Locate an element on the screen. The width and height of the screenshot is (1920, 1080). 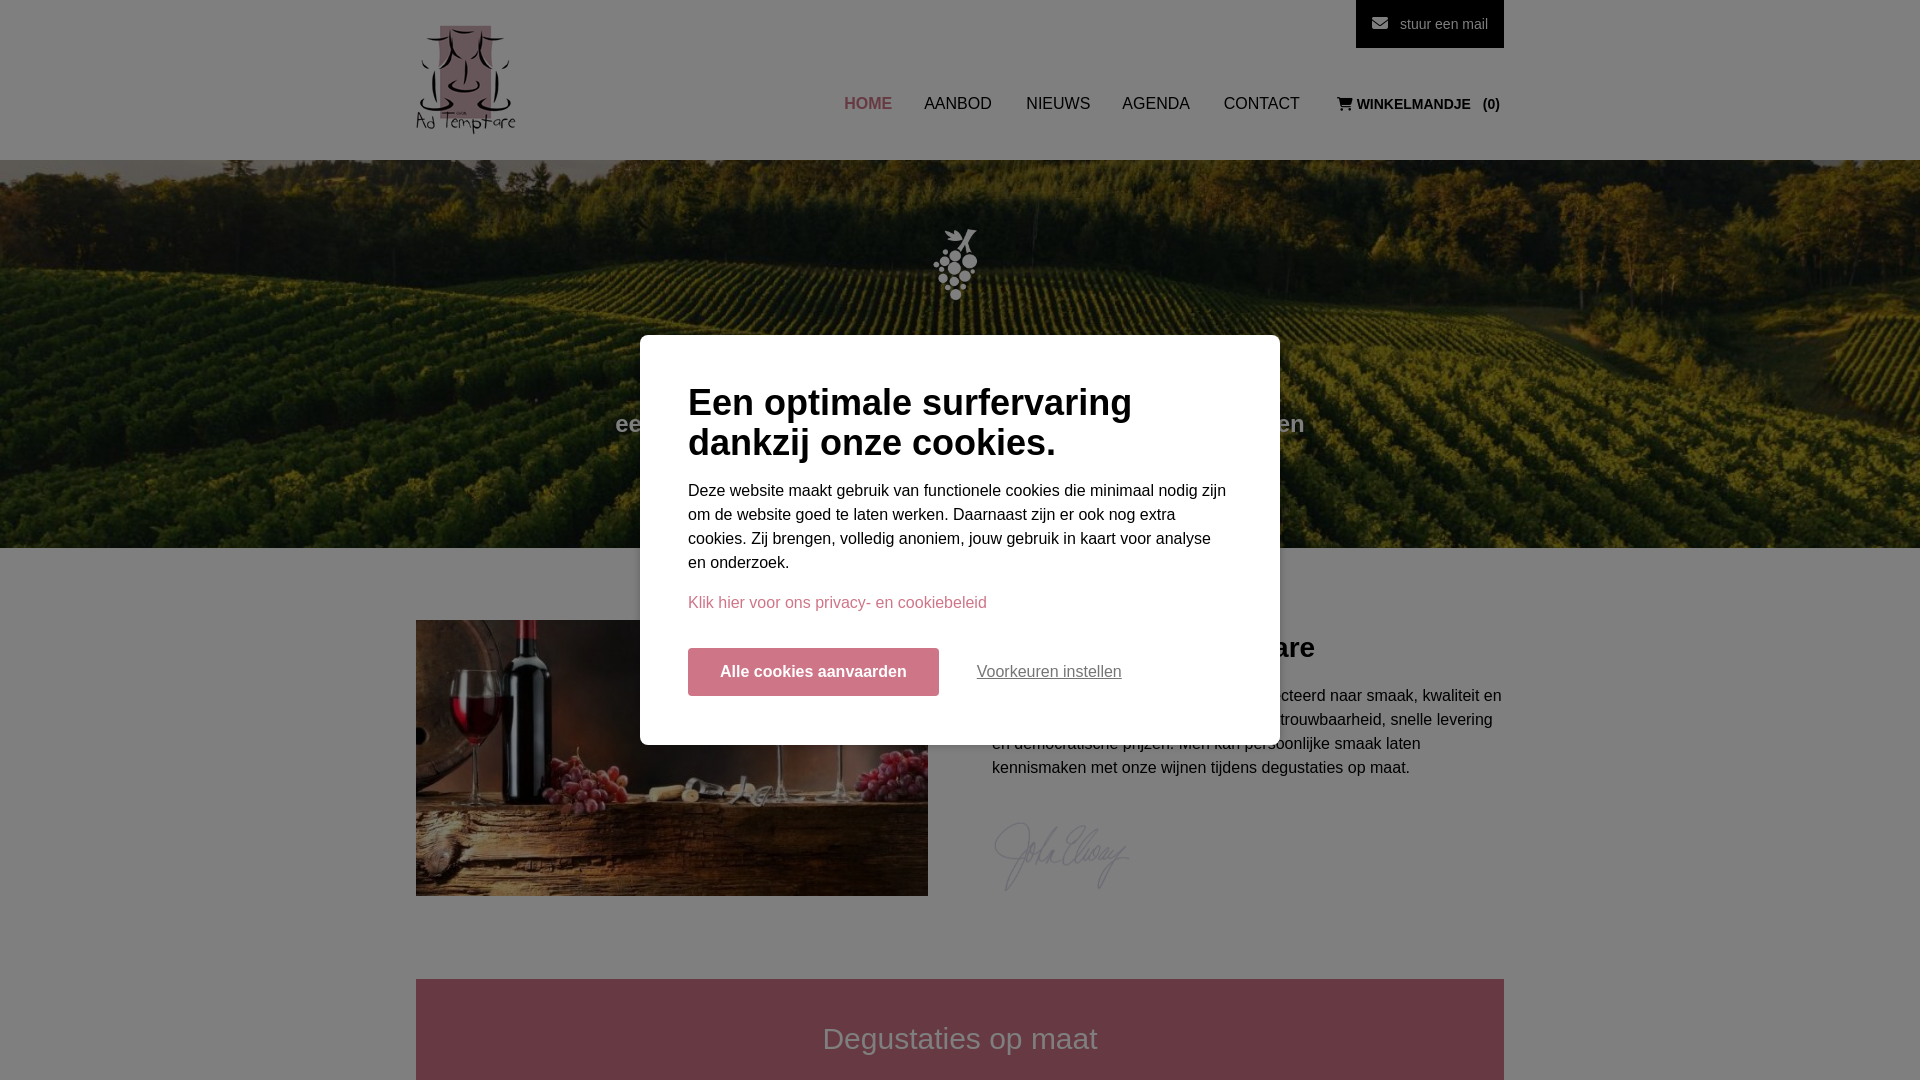
'Ontdek ons aanbod' is located at coordinates (960, 540).